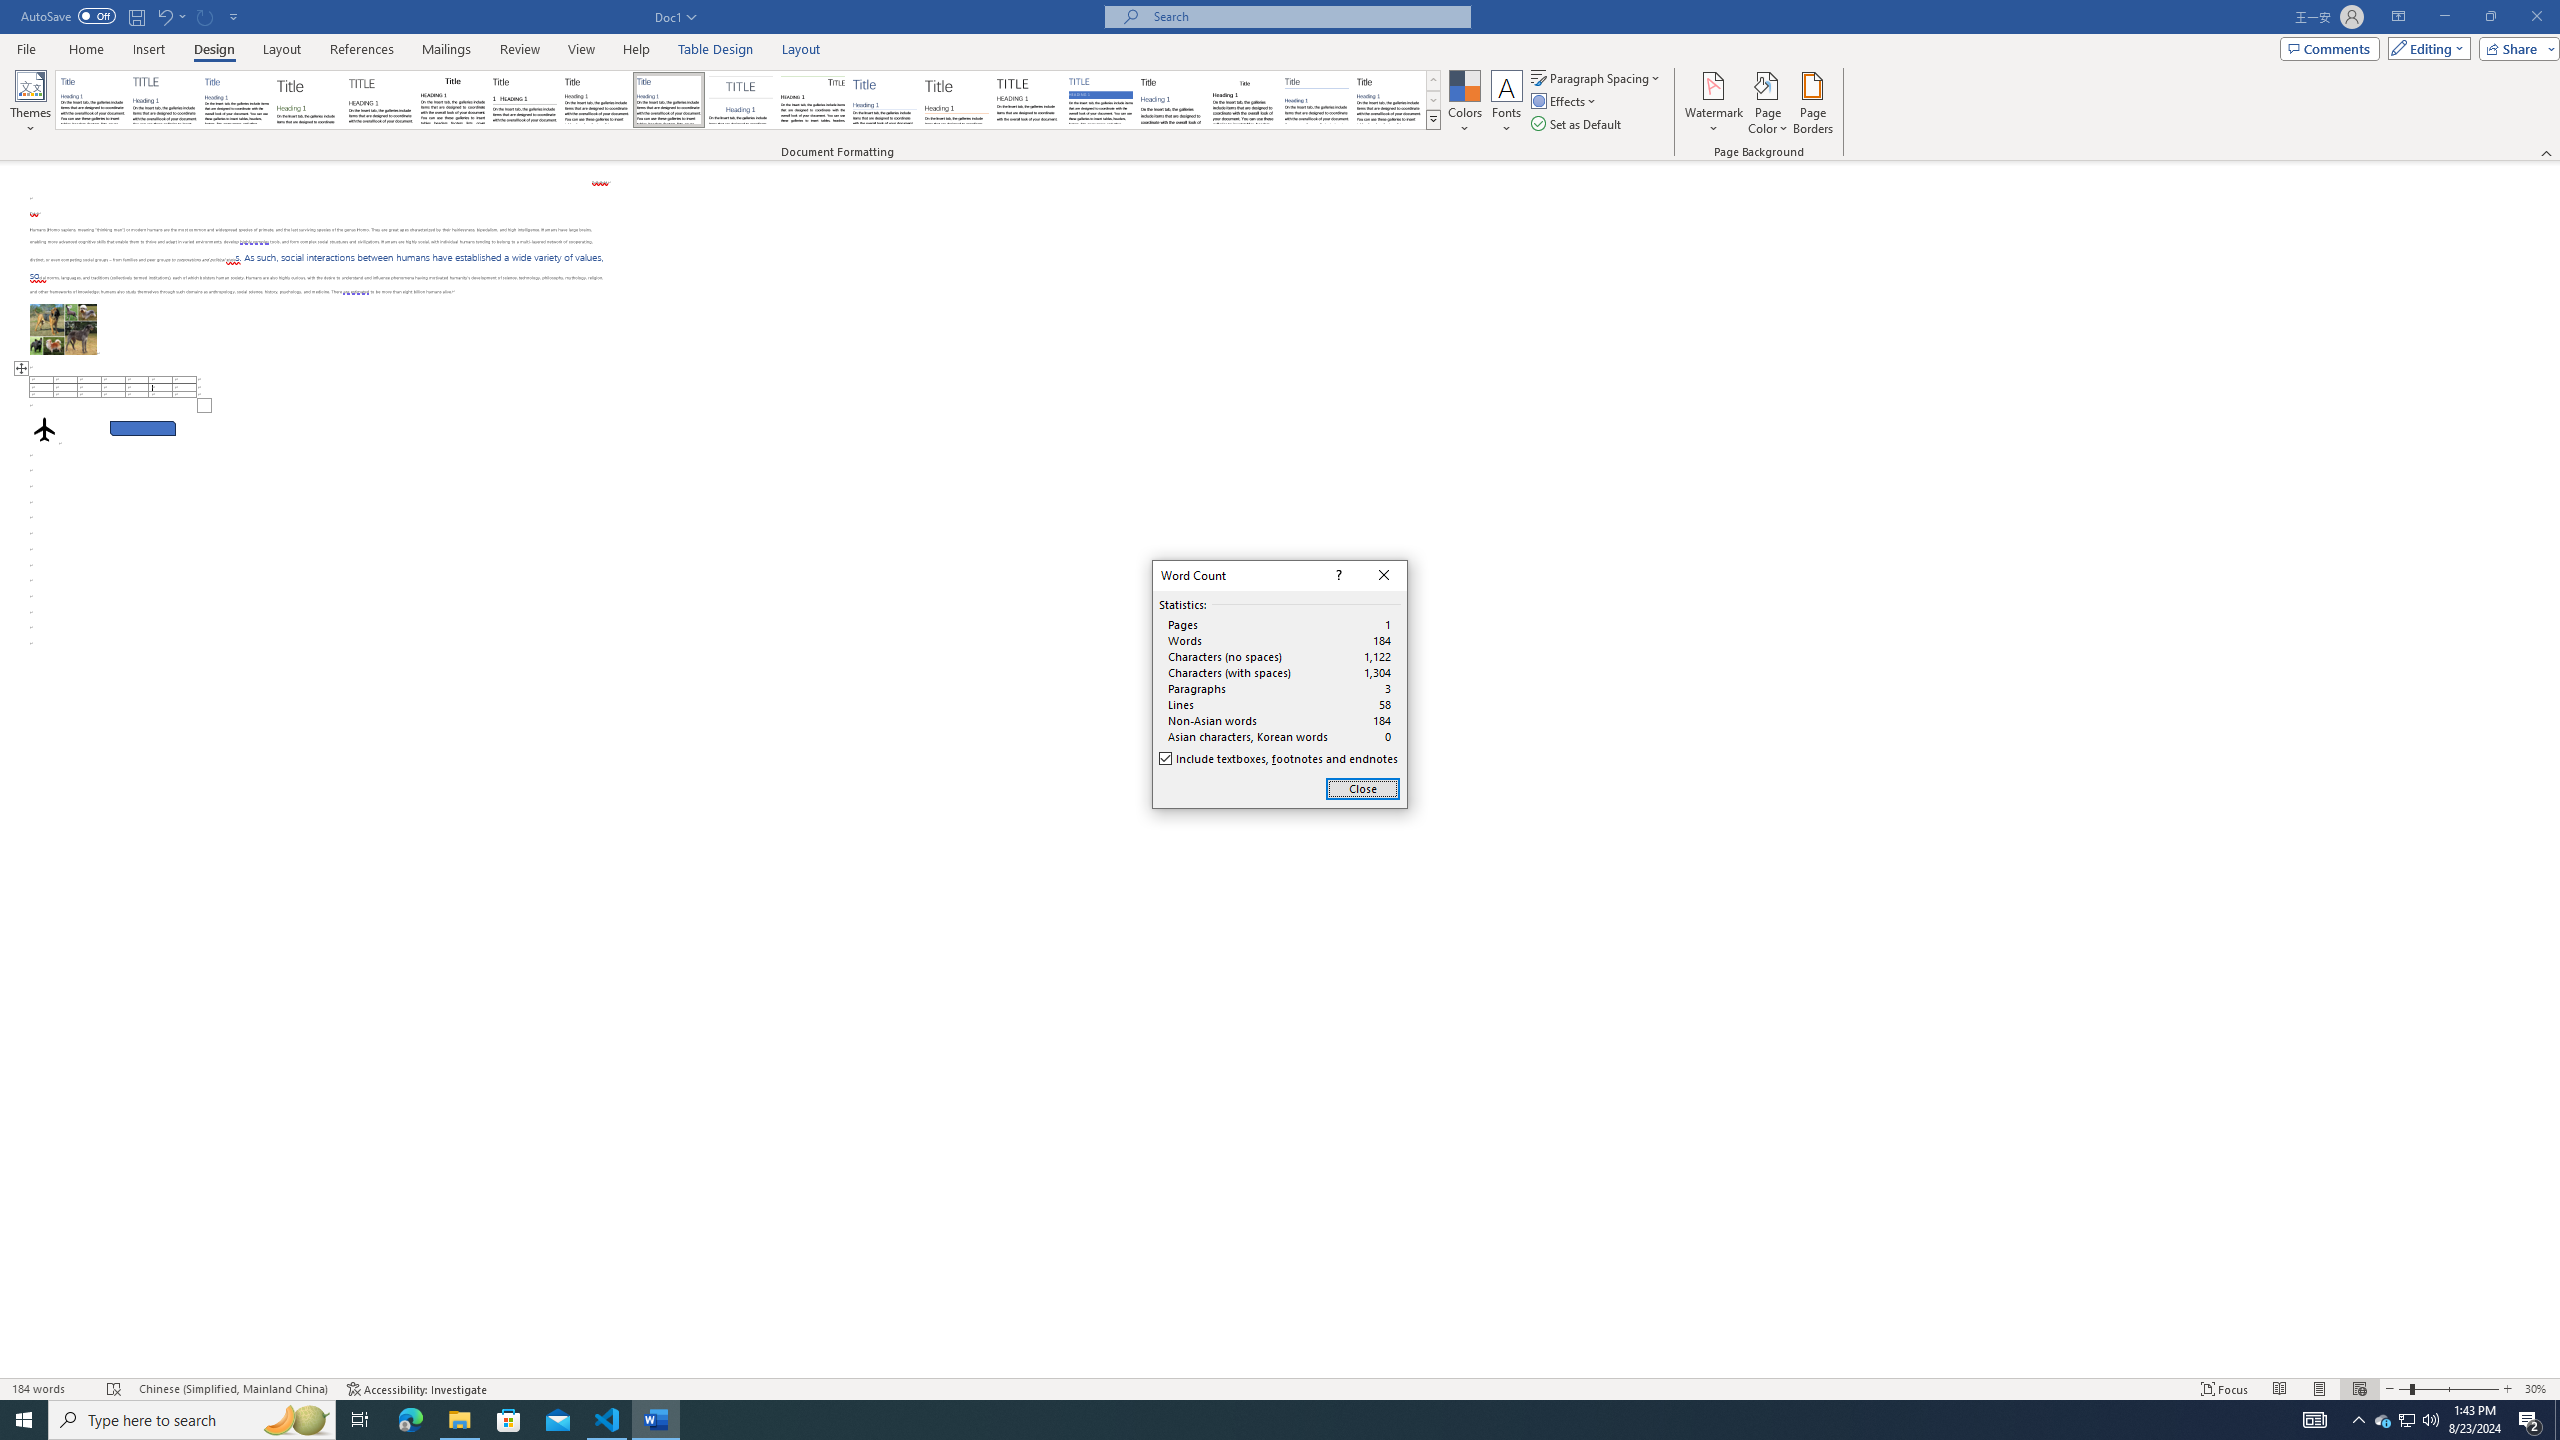 This screenshot has width=2560, height=1440. Describe the element at coordinates (1434, 119) in the screenshot. I see `'Class: NetUIImage'` at that location.